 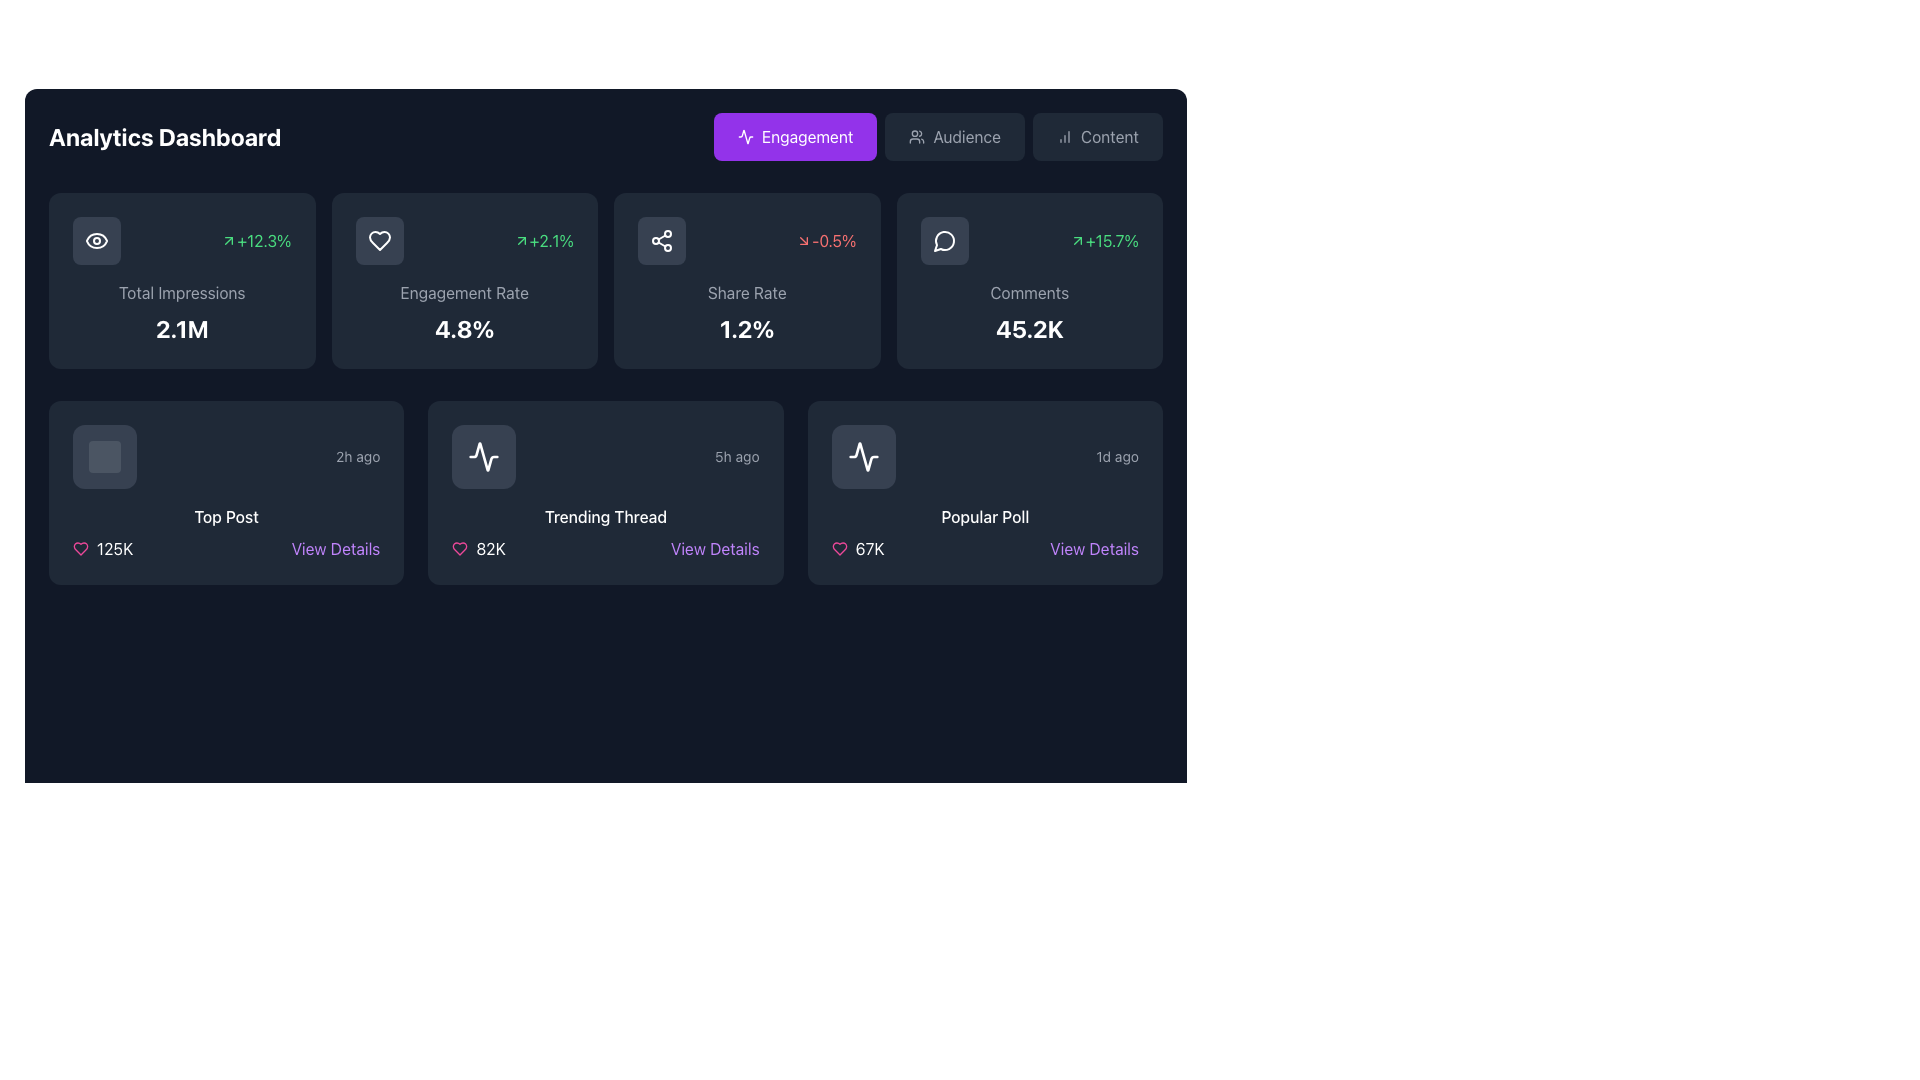 What do you see at coordinates (165, 136) in the screenshot?
I see `the Text Header element located at the top-left corner of the dashboard, which serves as the title or header for the page's content` at bounding box center [165, 136].